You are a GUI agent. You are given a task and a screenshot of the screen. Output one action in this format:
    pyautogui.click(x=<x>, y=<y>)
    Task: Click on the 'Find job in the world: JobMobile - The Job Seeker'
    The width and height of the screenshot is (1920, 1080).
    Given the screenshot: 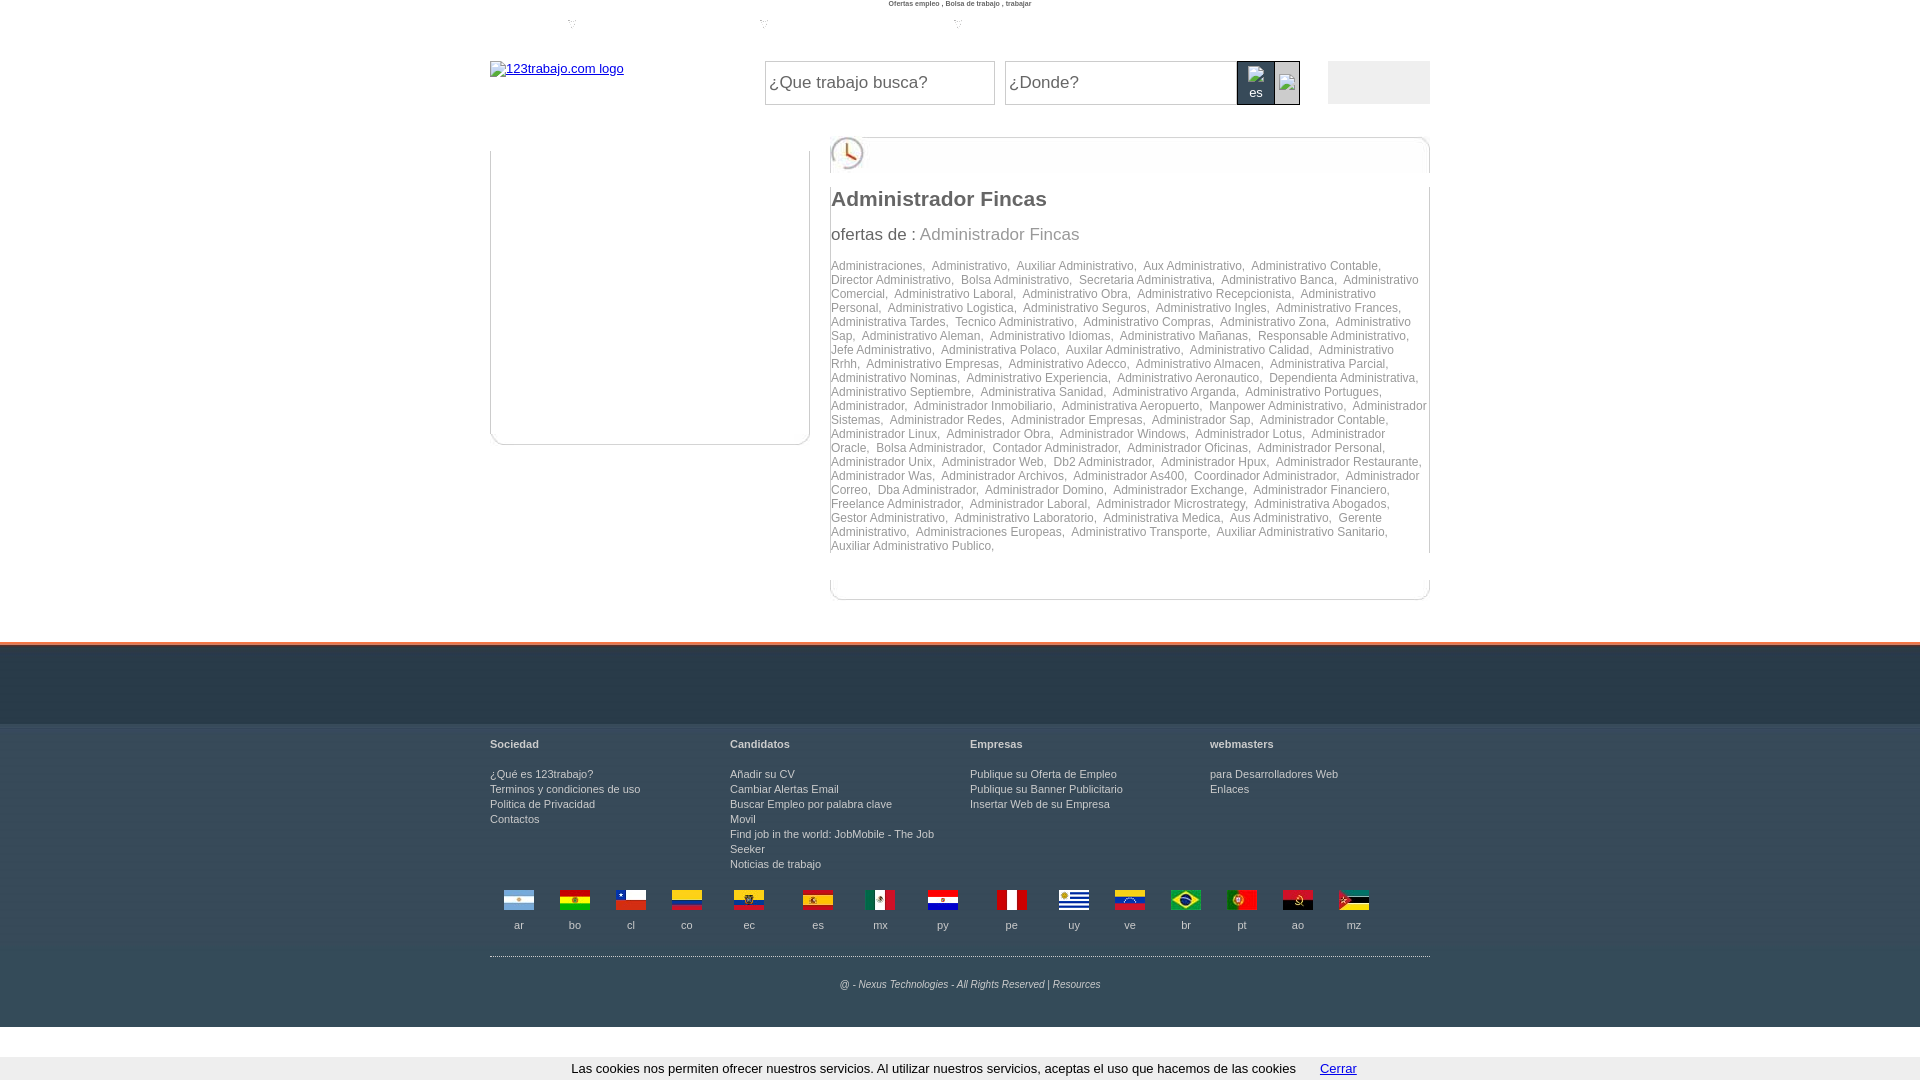 What is the action you would take?
    pyautogui.click(x=831, y=841)
    